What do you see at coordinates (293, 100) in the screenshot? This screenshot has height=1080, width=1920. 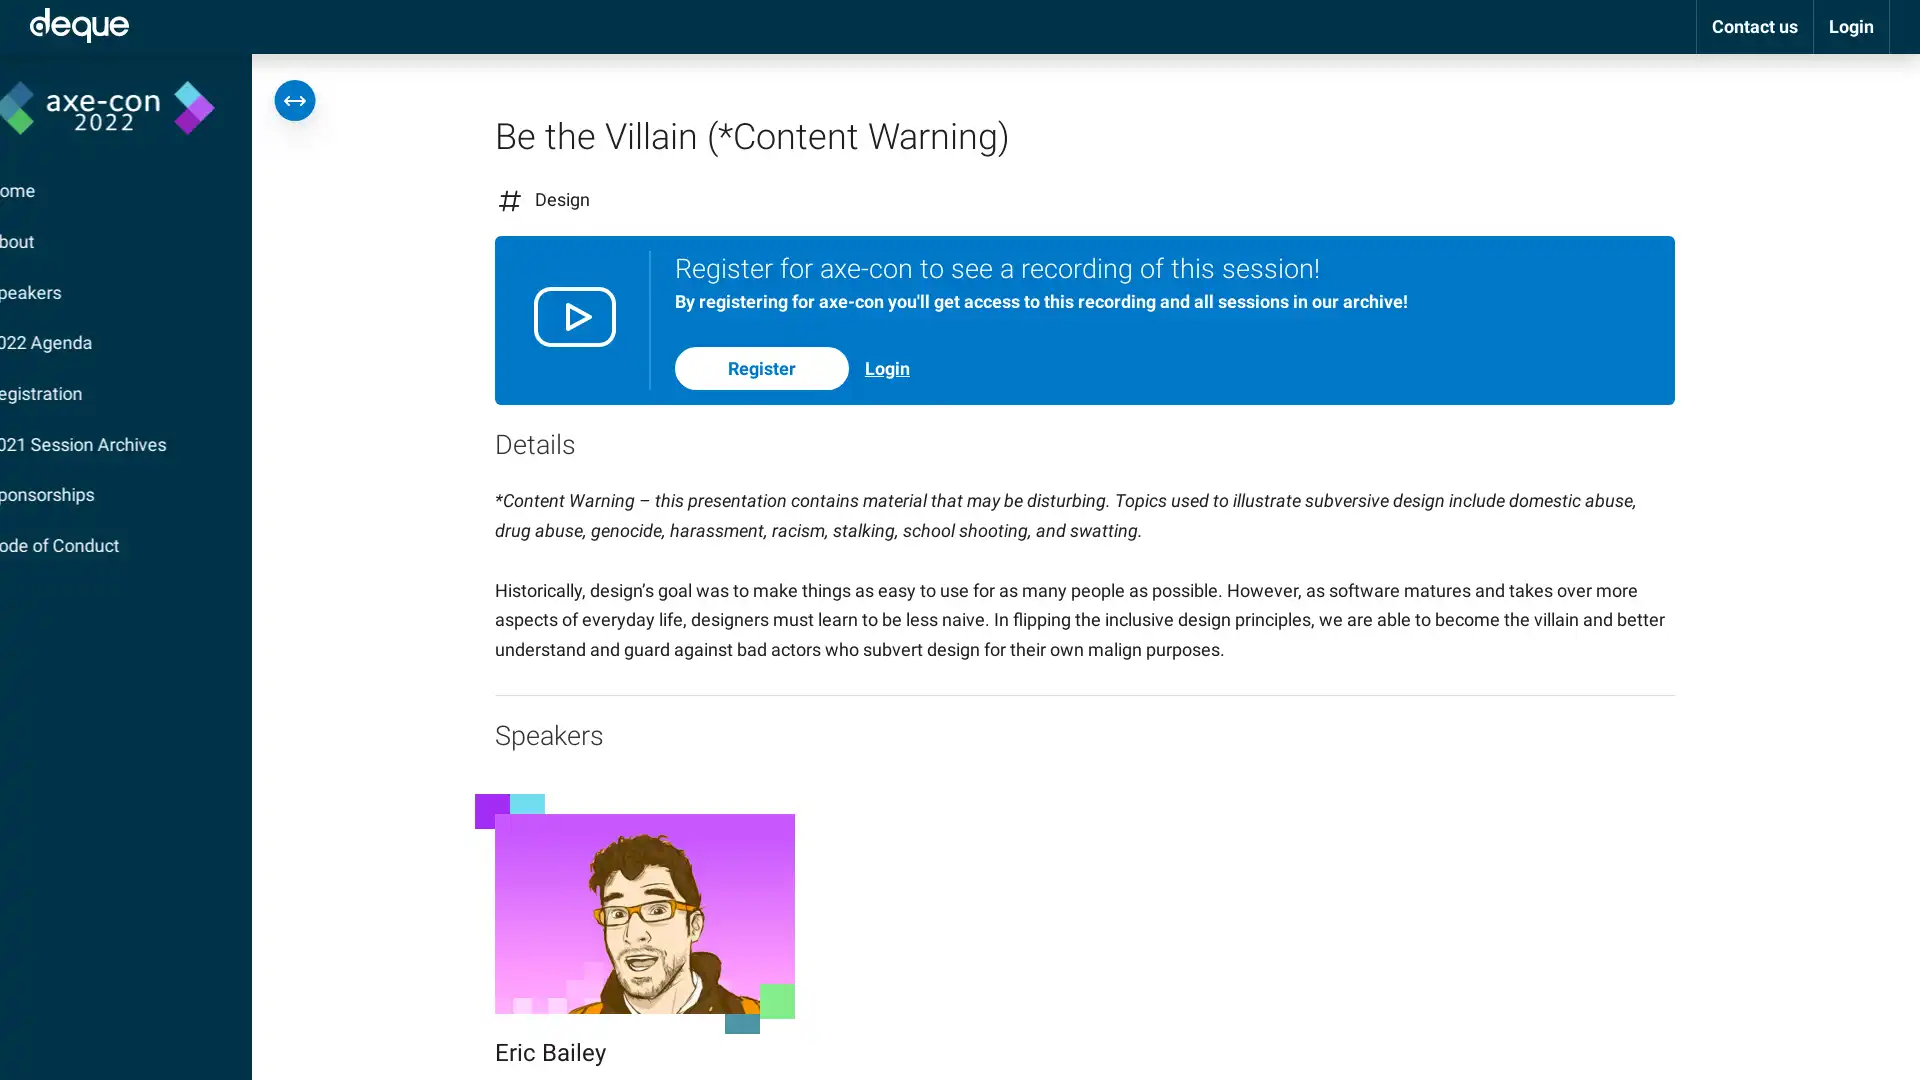 I see `Toggle sidebar` at bounding box center [293, 100].